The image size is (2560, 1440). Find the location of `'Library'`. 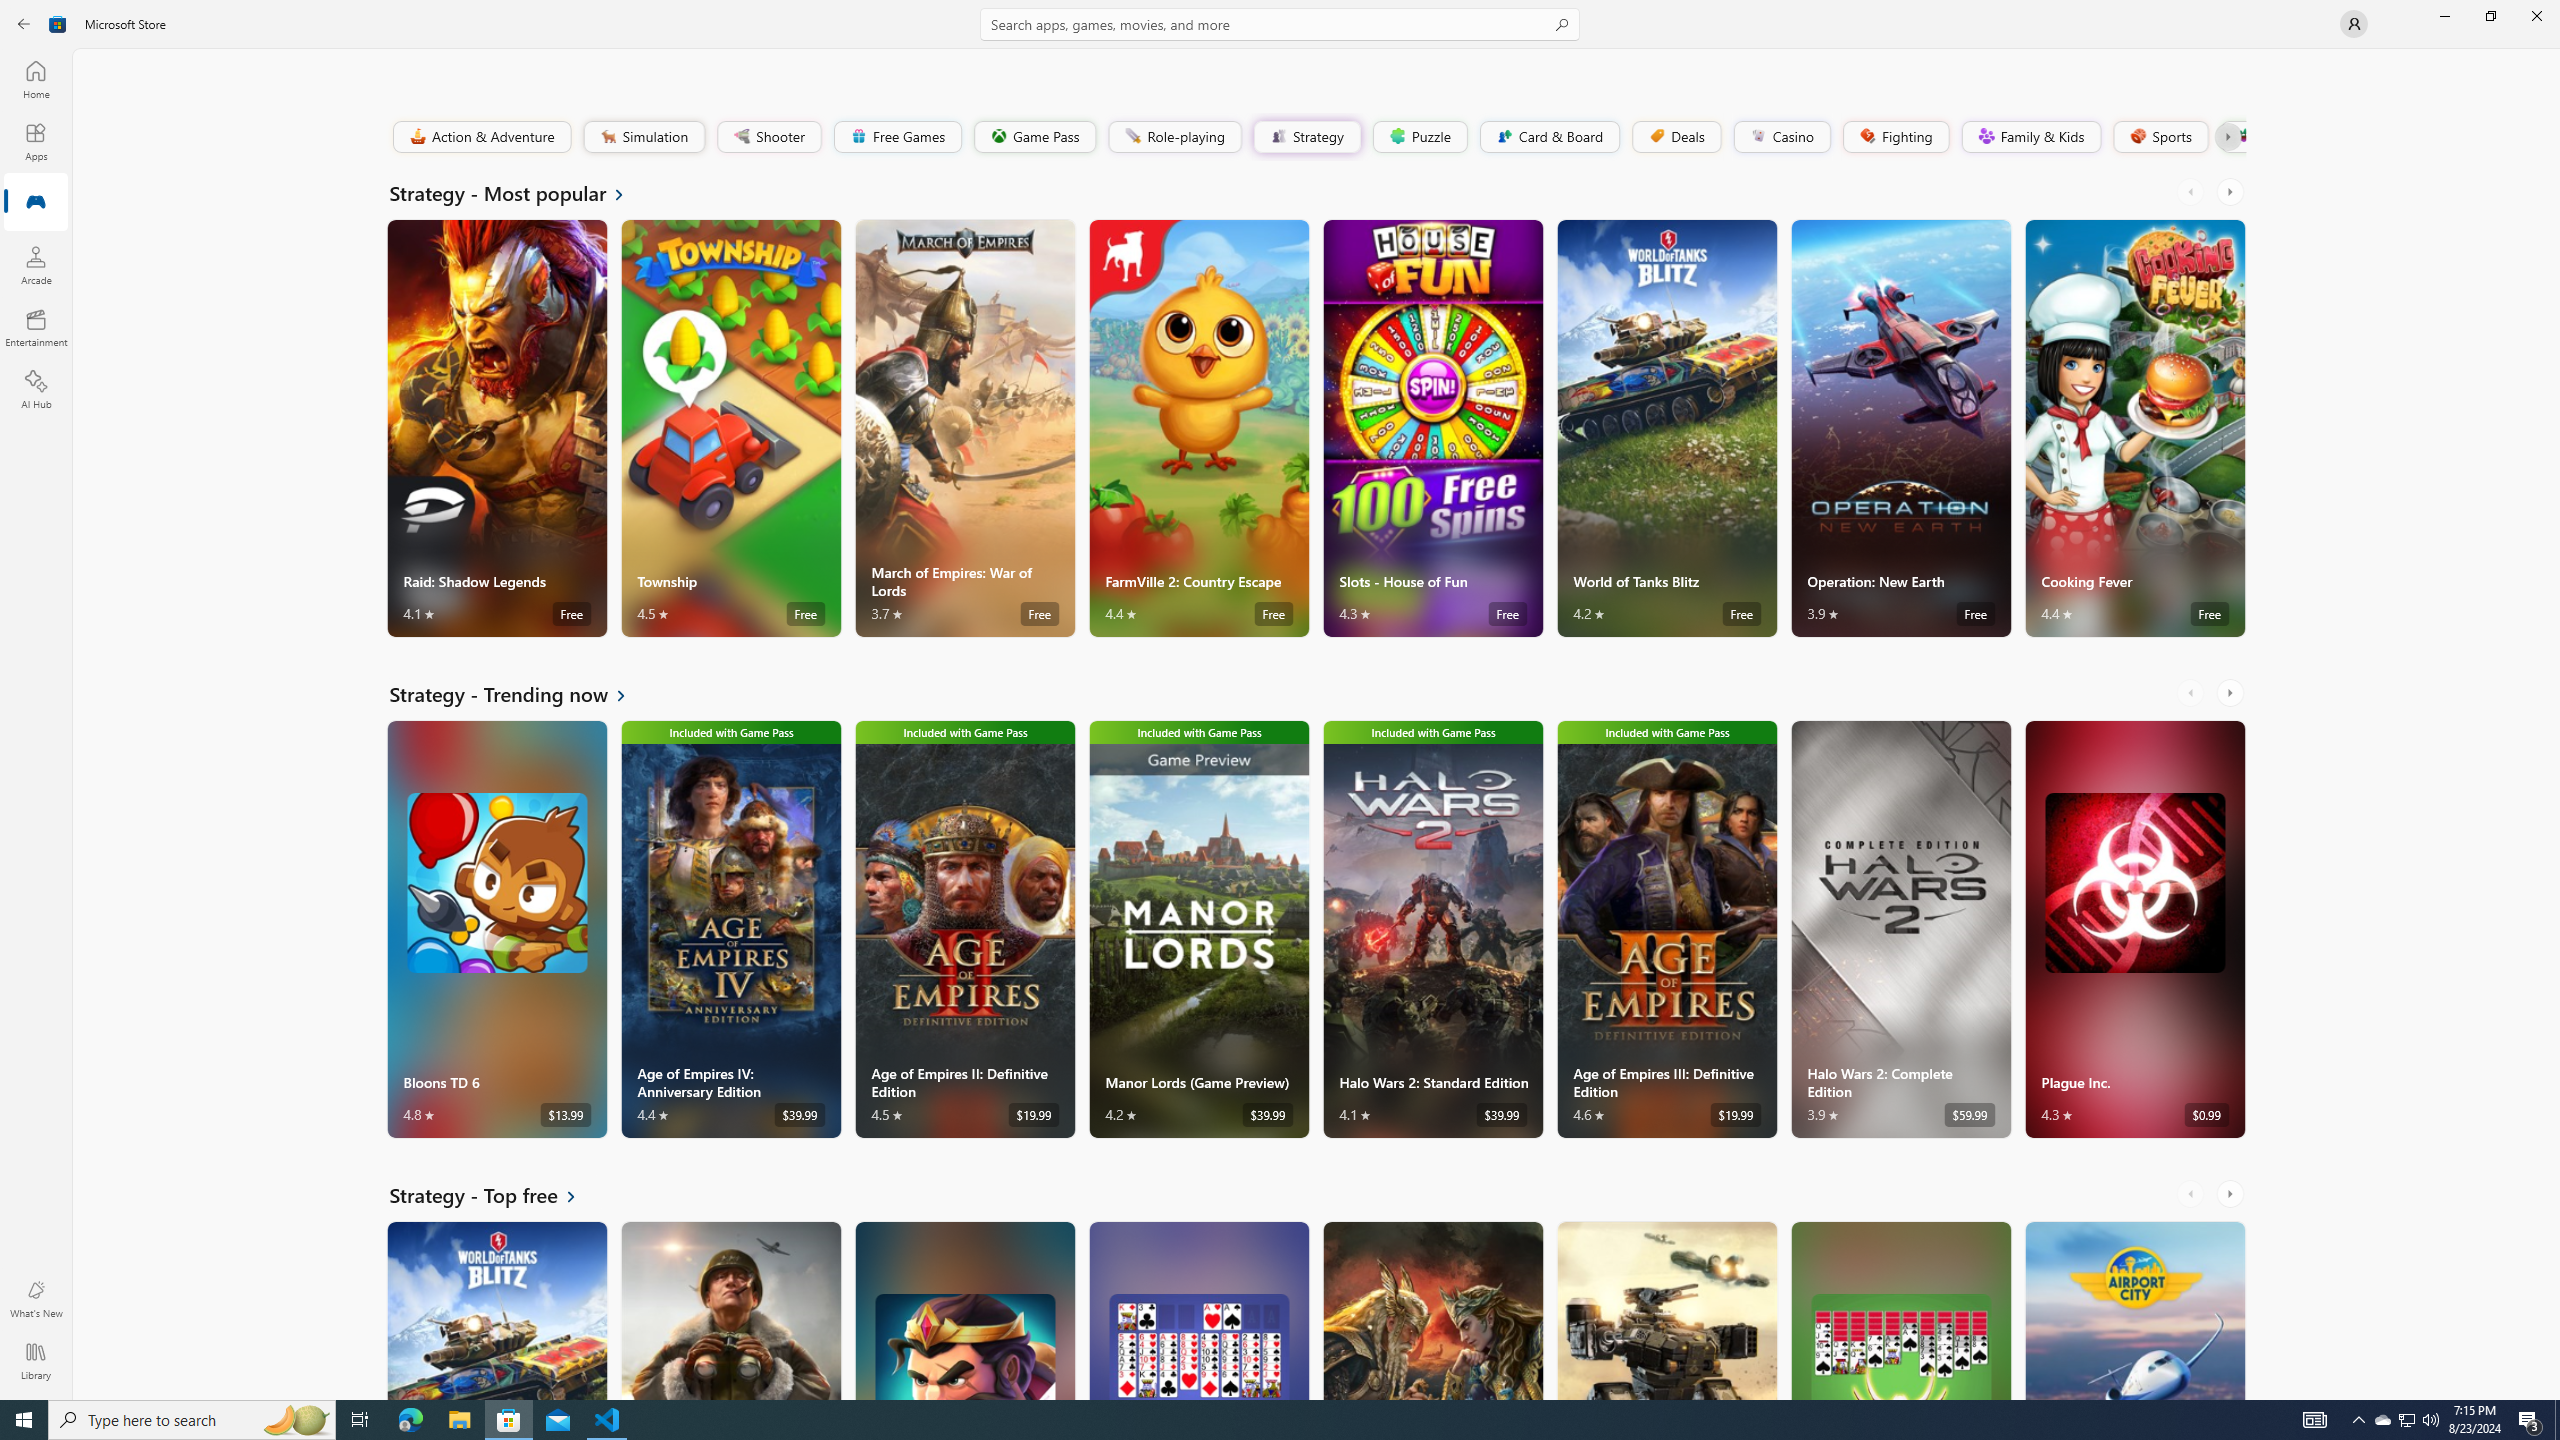

'Library' is located at coordinates (34, 1360).